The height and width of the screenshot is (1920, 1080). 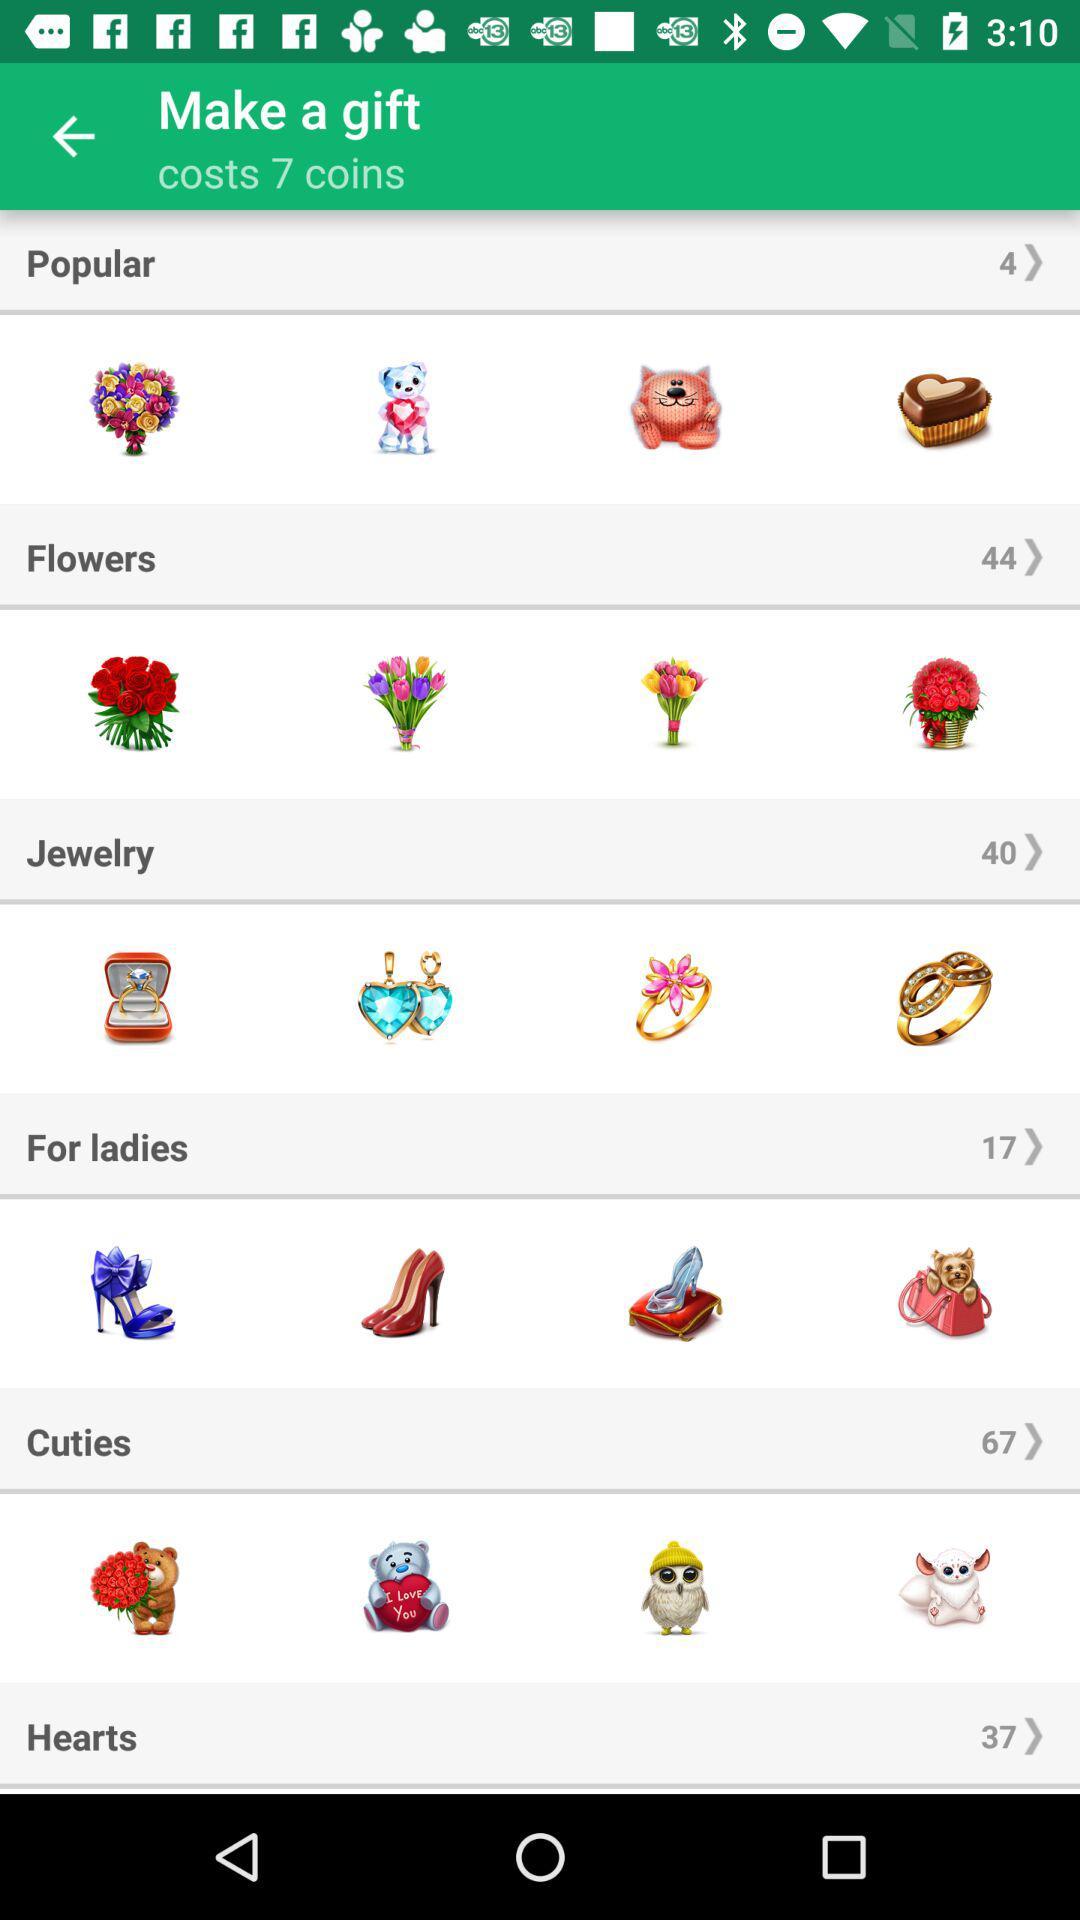 I want to click on the app to the left of the make a gift app, so click(x=72, y=135).